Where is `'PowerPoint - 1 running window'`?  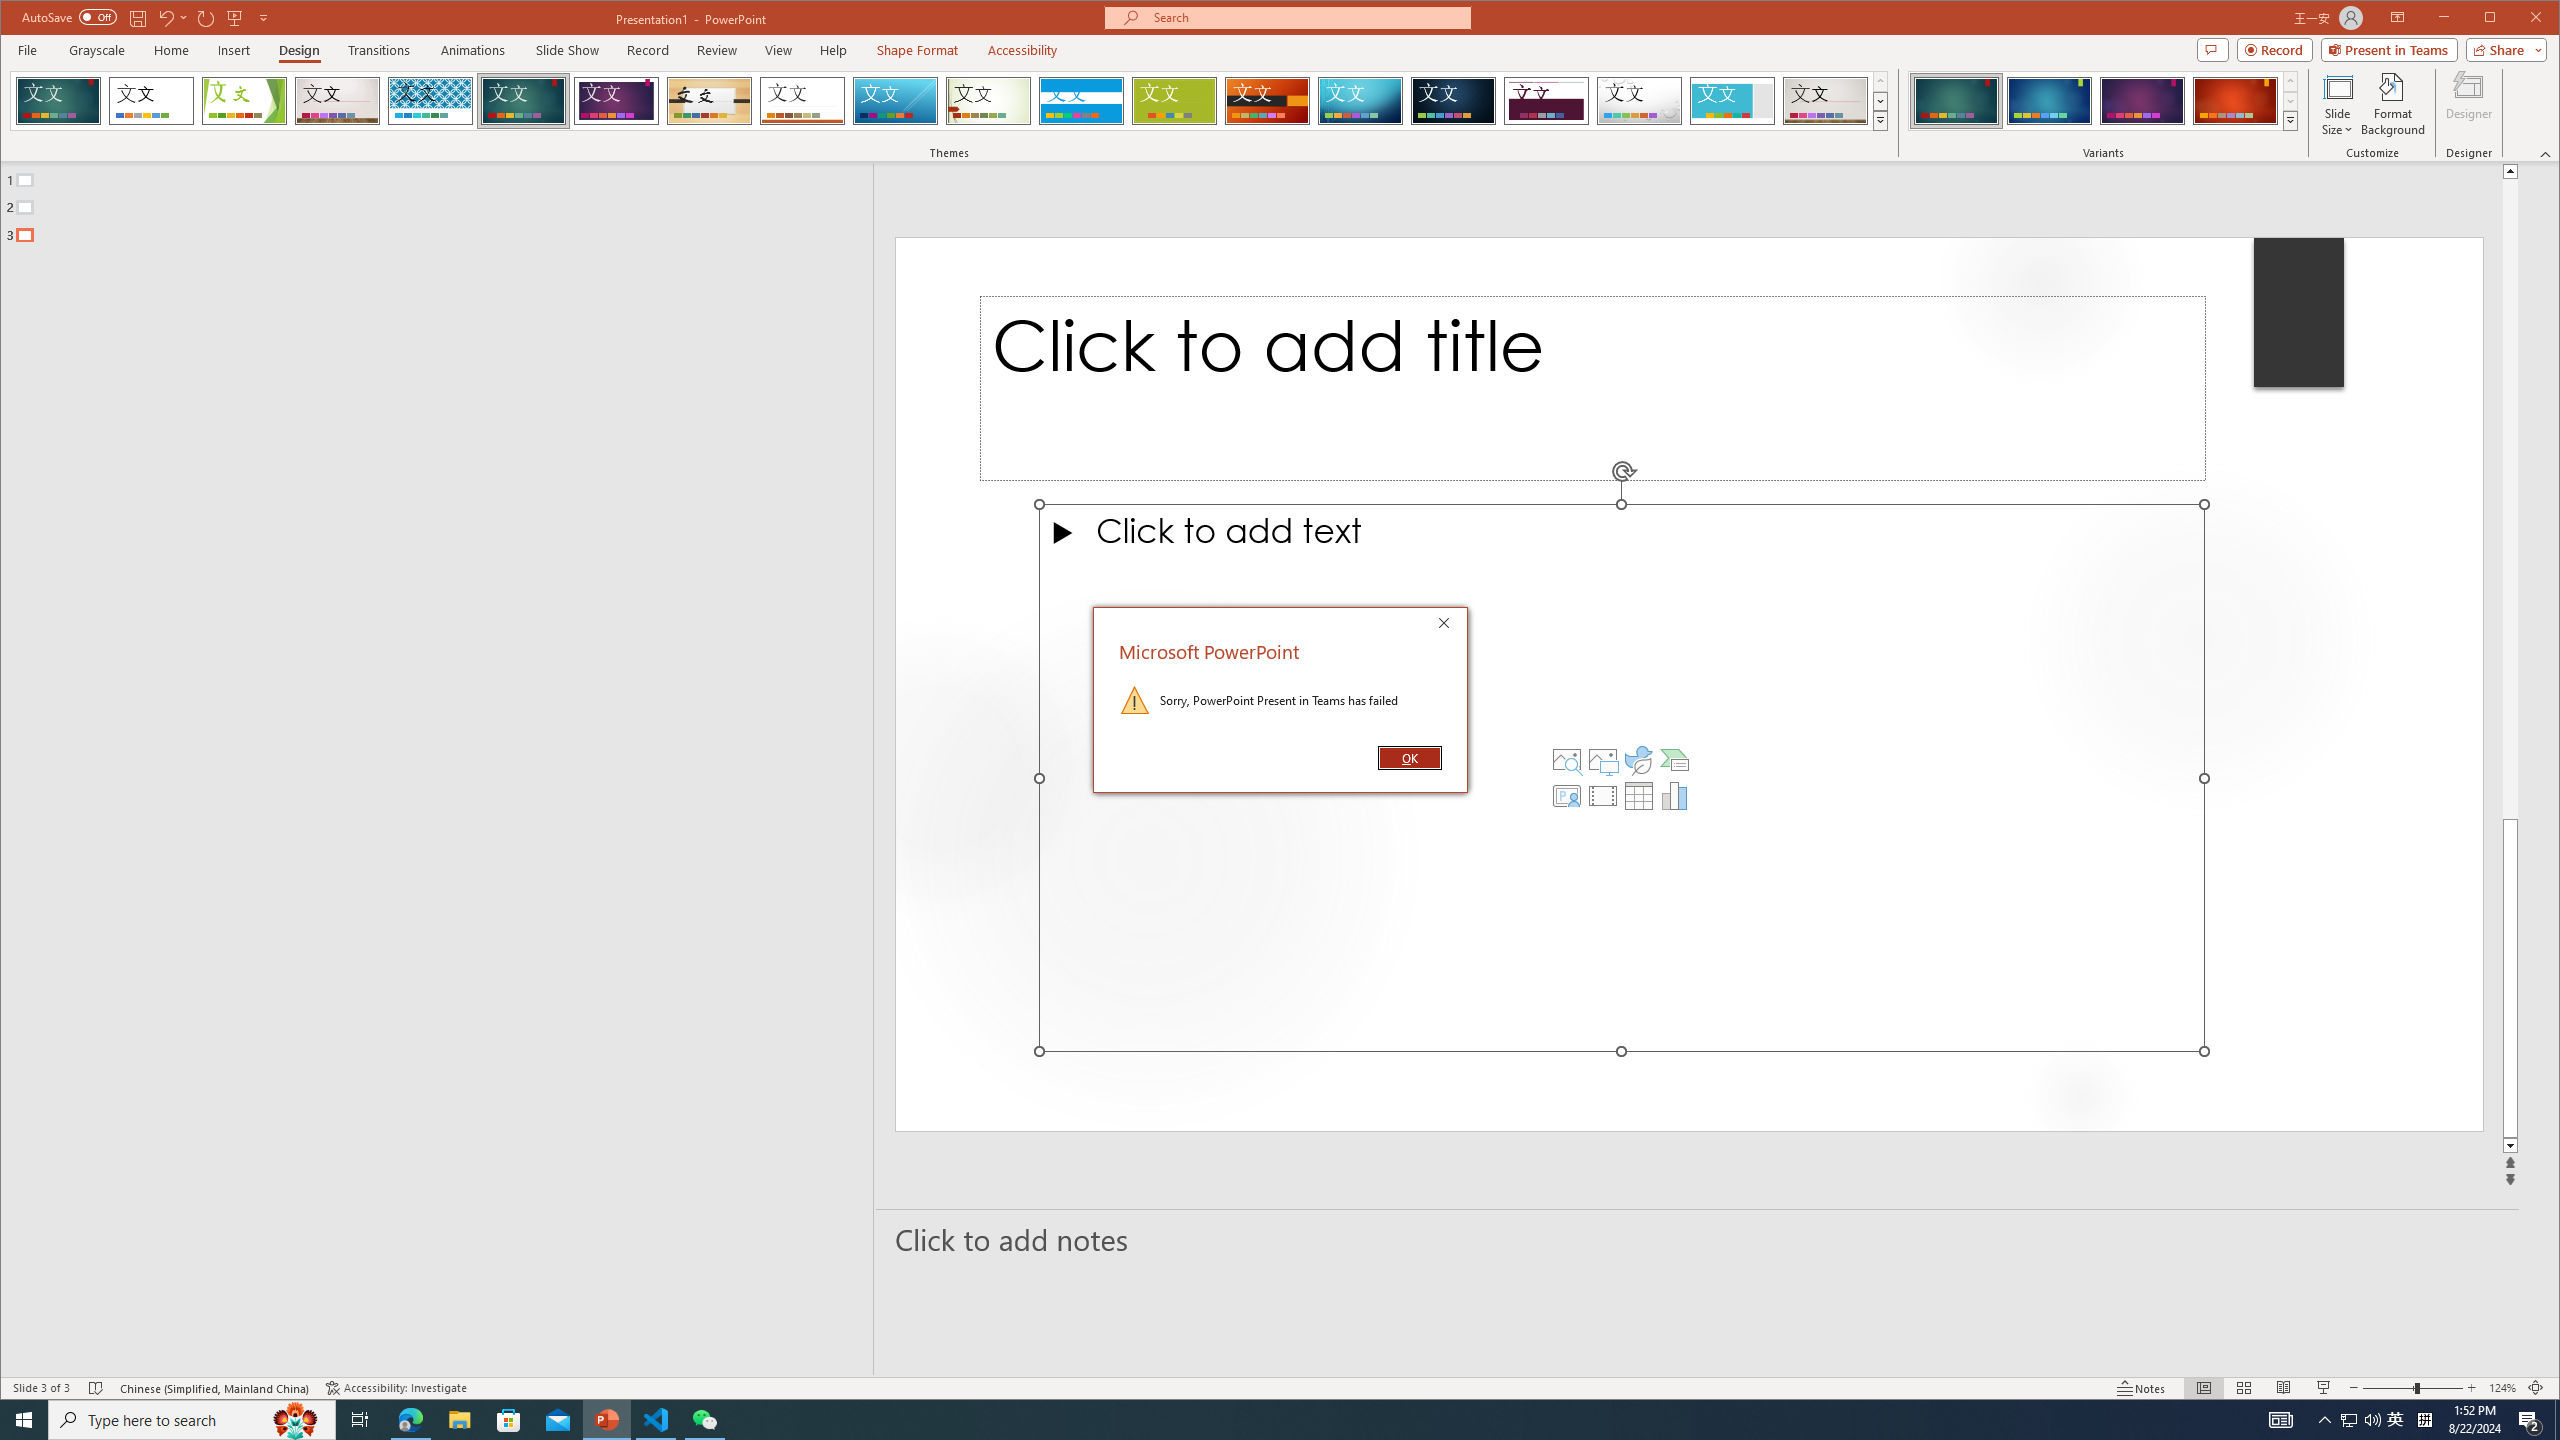
'PowerPoint - 1 running window' is located at coordinates (607, 1418).